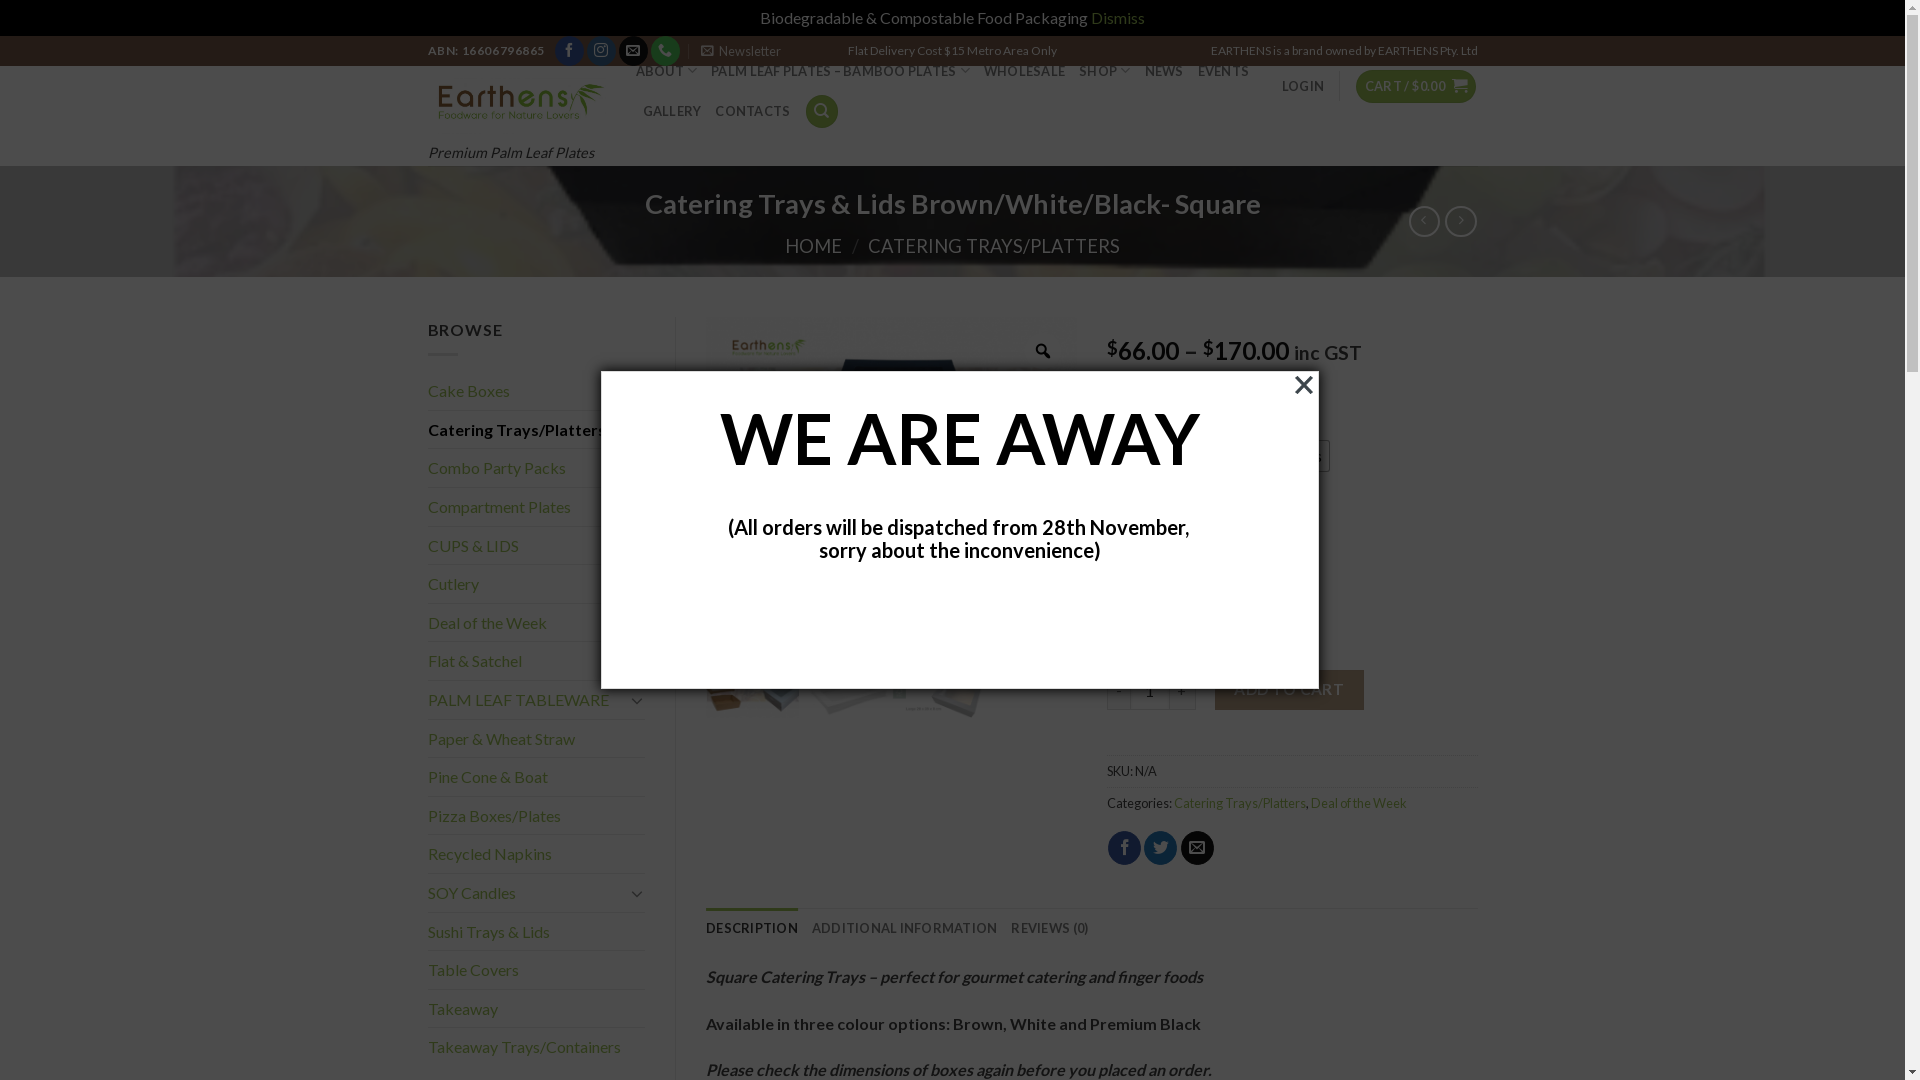 This screenshot has height=1080, width=1920. What do you see at coordinates (537, 1009) in the screenshot?
I see `'Takeaway'` at bounding box center [537, 1009].